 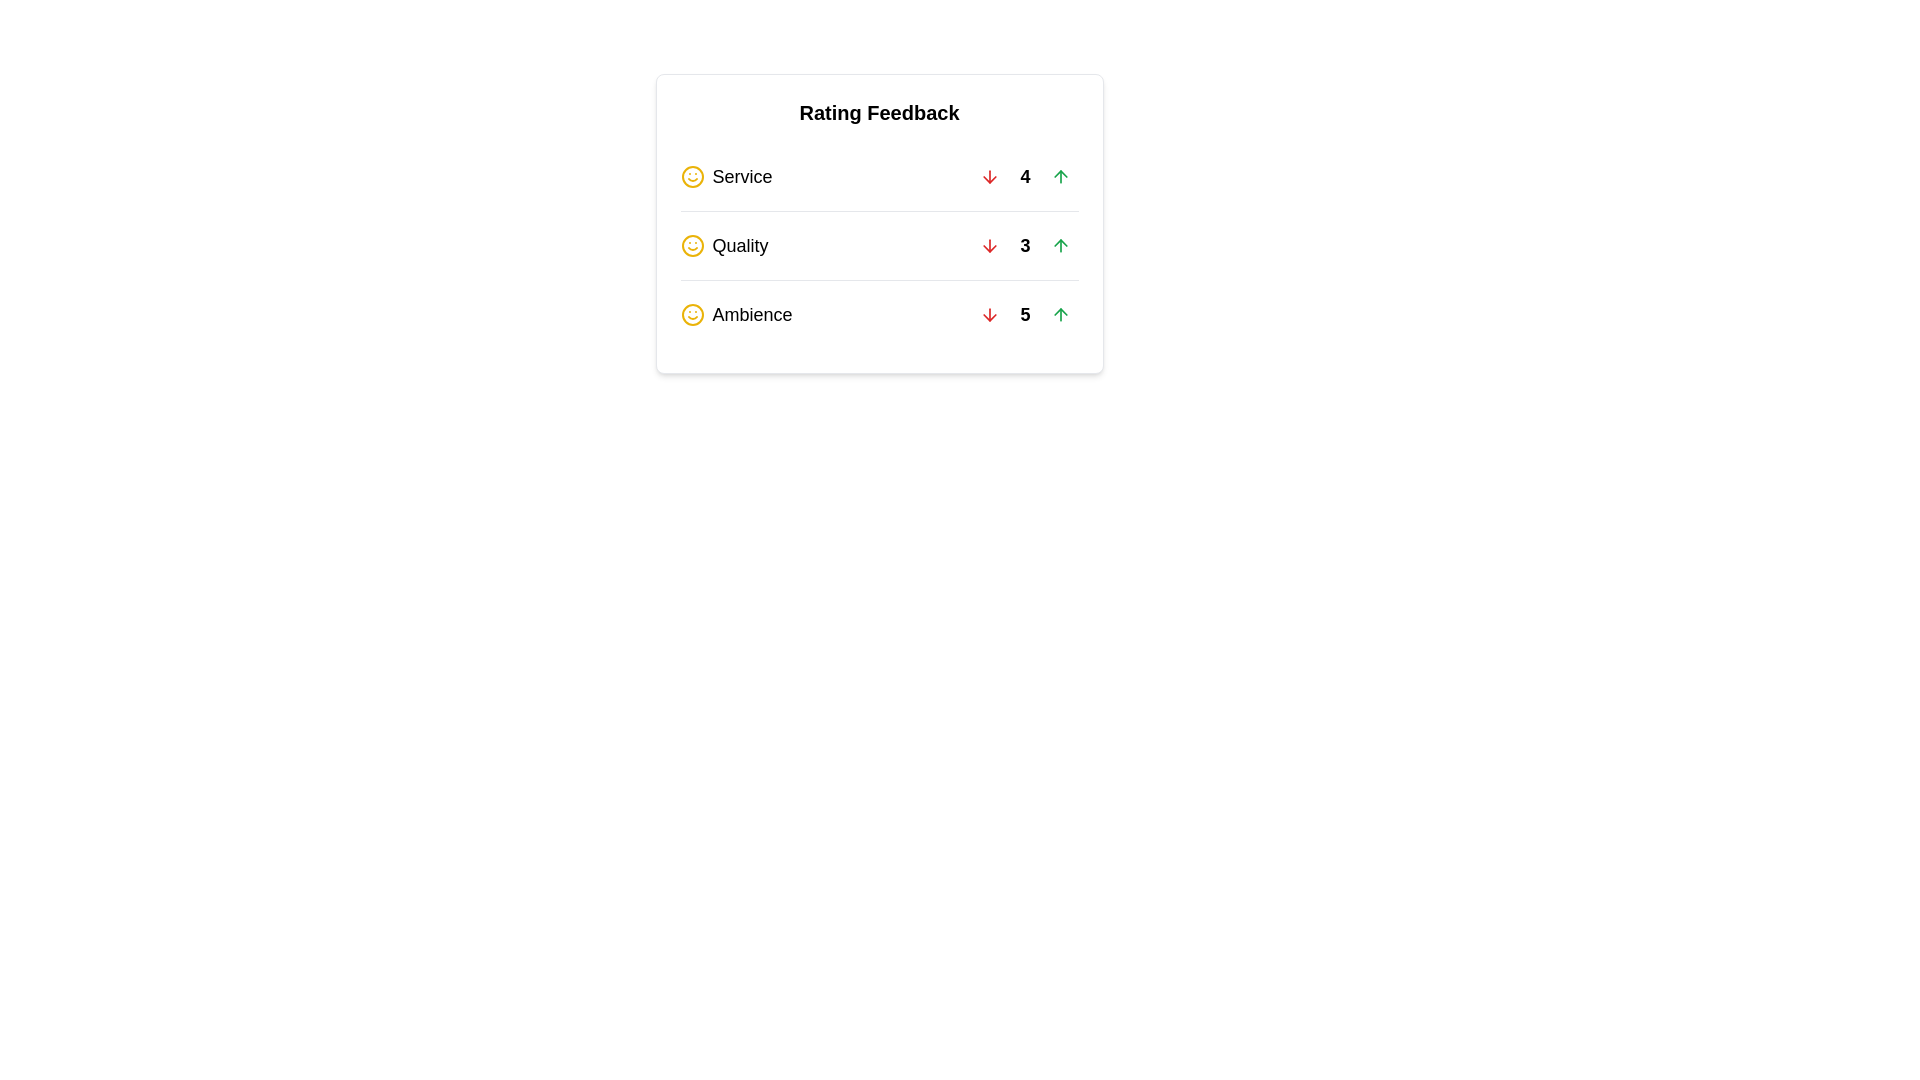 What do you see at coordinates (1059, 315) in the screenshot?
I see `the green arrow button located to the right of the number '5', which is the third control in a row, to interact with it and increase the rating for 'Ambience'` at bounding box center [1059, 315].